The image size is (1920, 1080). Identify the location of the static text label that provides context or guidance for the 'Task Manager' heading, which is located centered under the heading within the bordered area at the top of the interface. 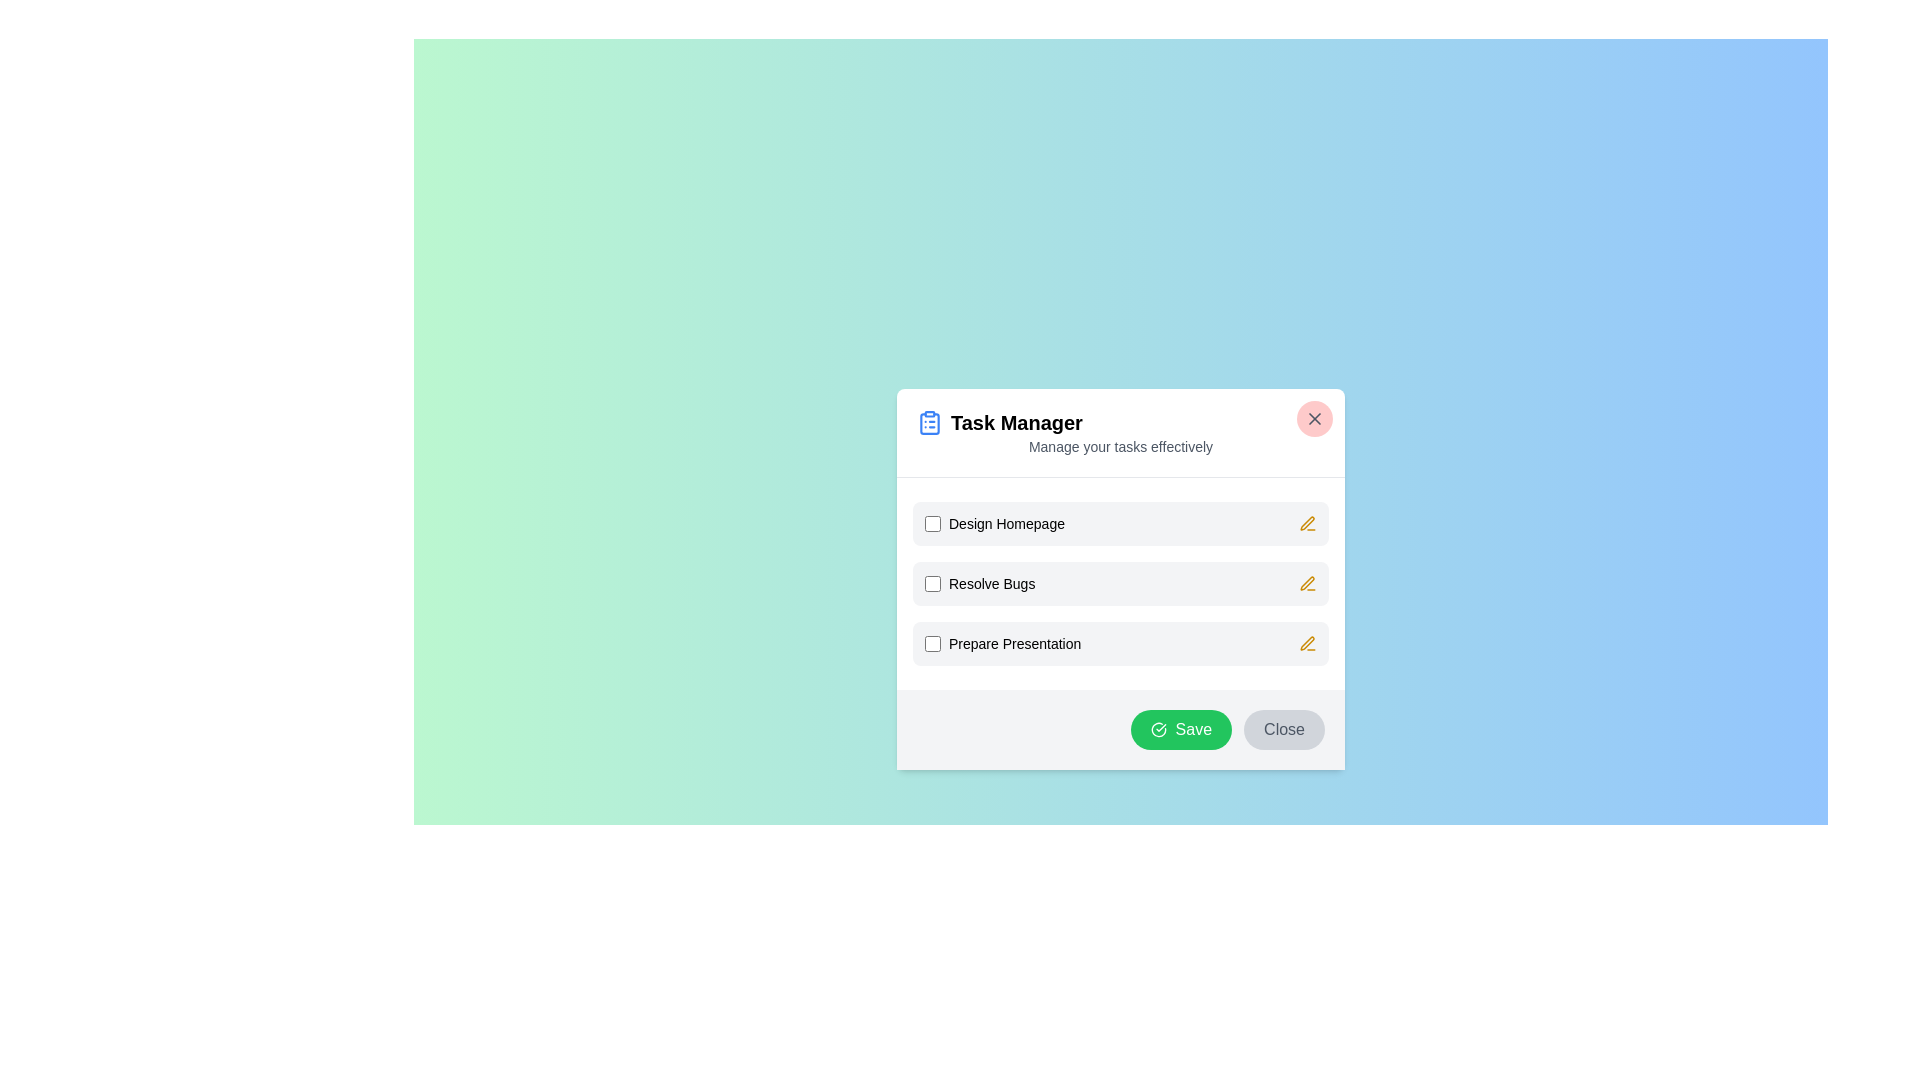
(1121, 445).